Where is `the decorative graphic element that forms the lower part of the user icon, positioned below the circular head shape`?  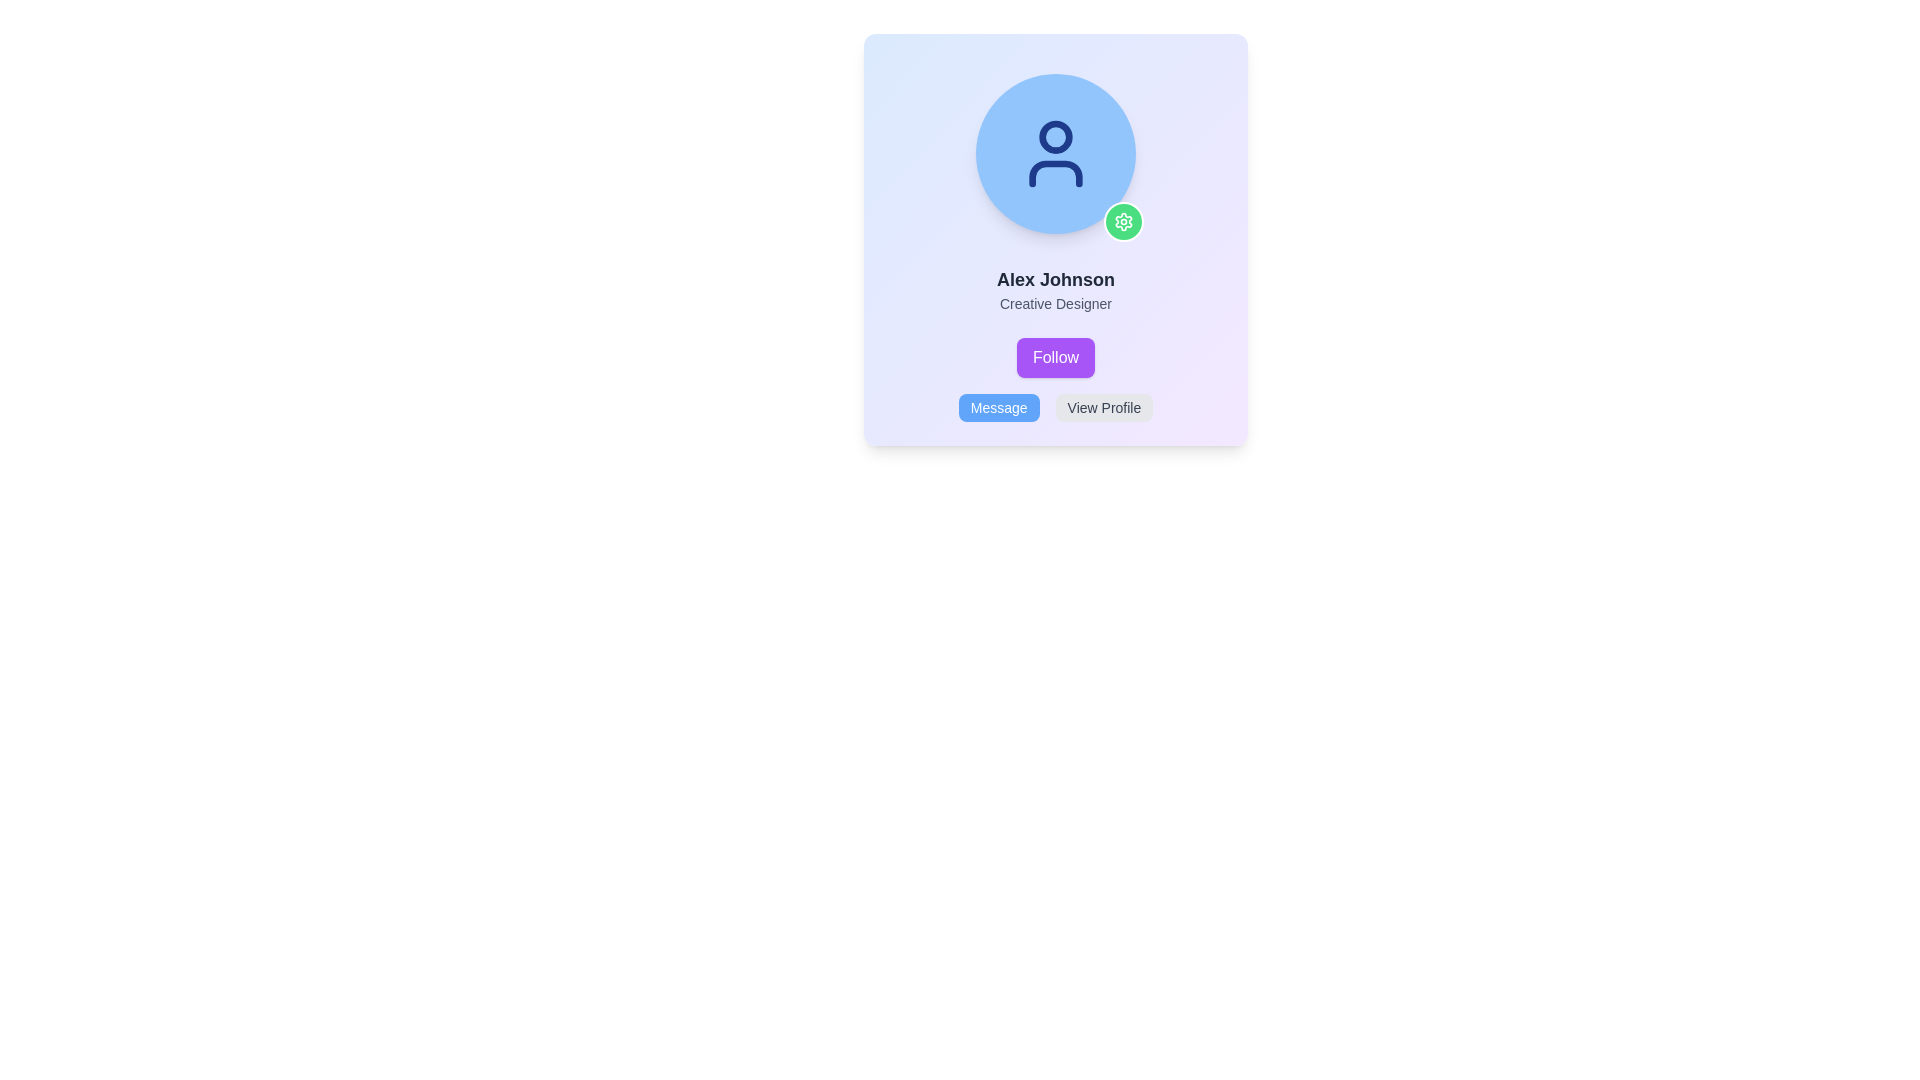
the decorative graphic element that forms the lower part of the user icon, positioned below the circular head shape is located at coordinates (1055, 172).